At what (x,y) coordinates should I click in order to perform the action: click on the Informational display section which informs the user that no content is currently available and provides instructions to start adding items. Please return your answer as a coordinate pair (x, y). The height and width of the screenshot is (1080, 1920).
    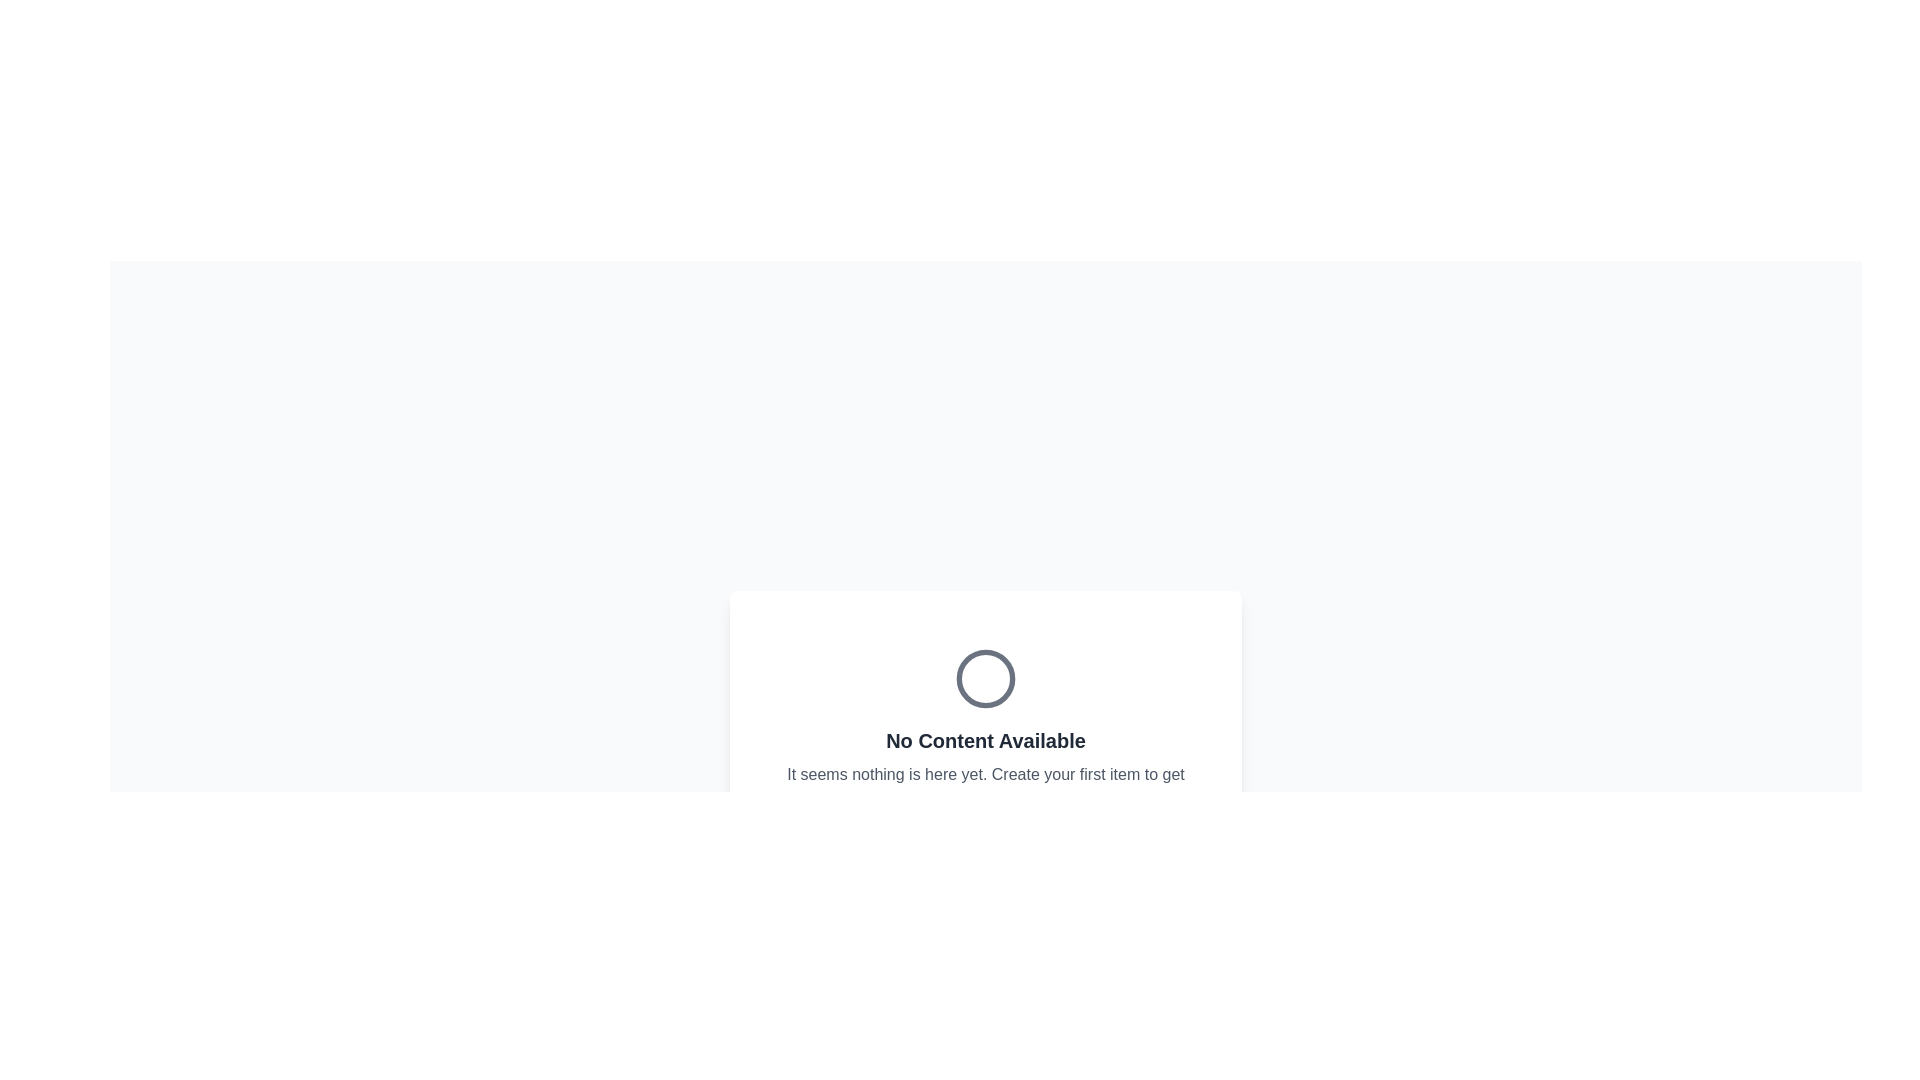
    Looking at the image, I should click on (985, 800).